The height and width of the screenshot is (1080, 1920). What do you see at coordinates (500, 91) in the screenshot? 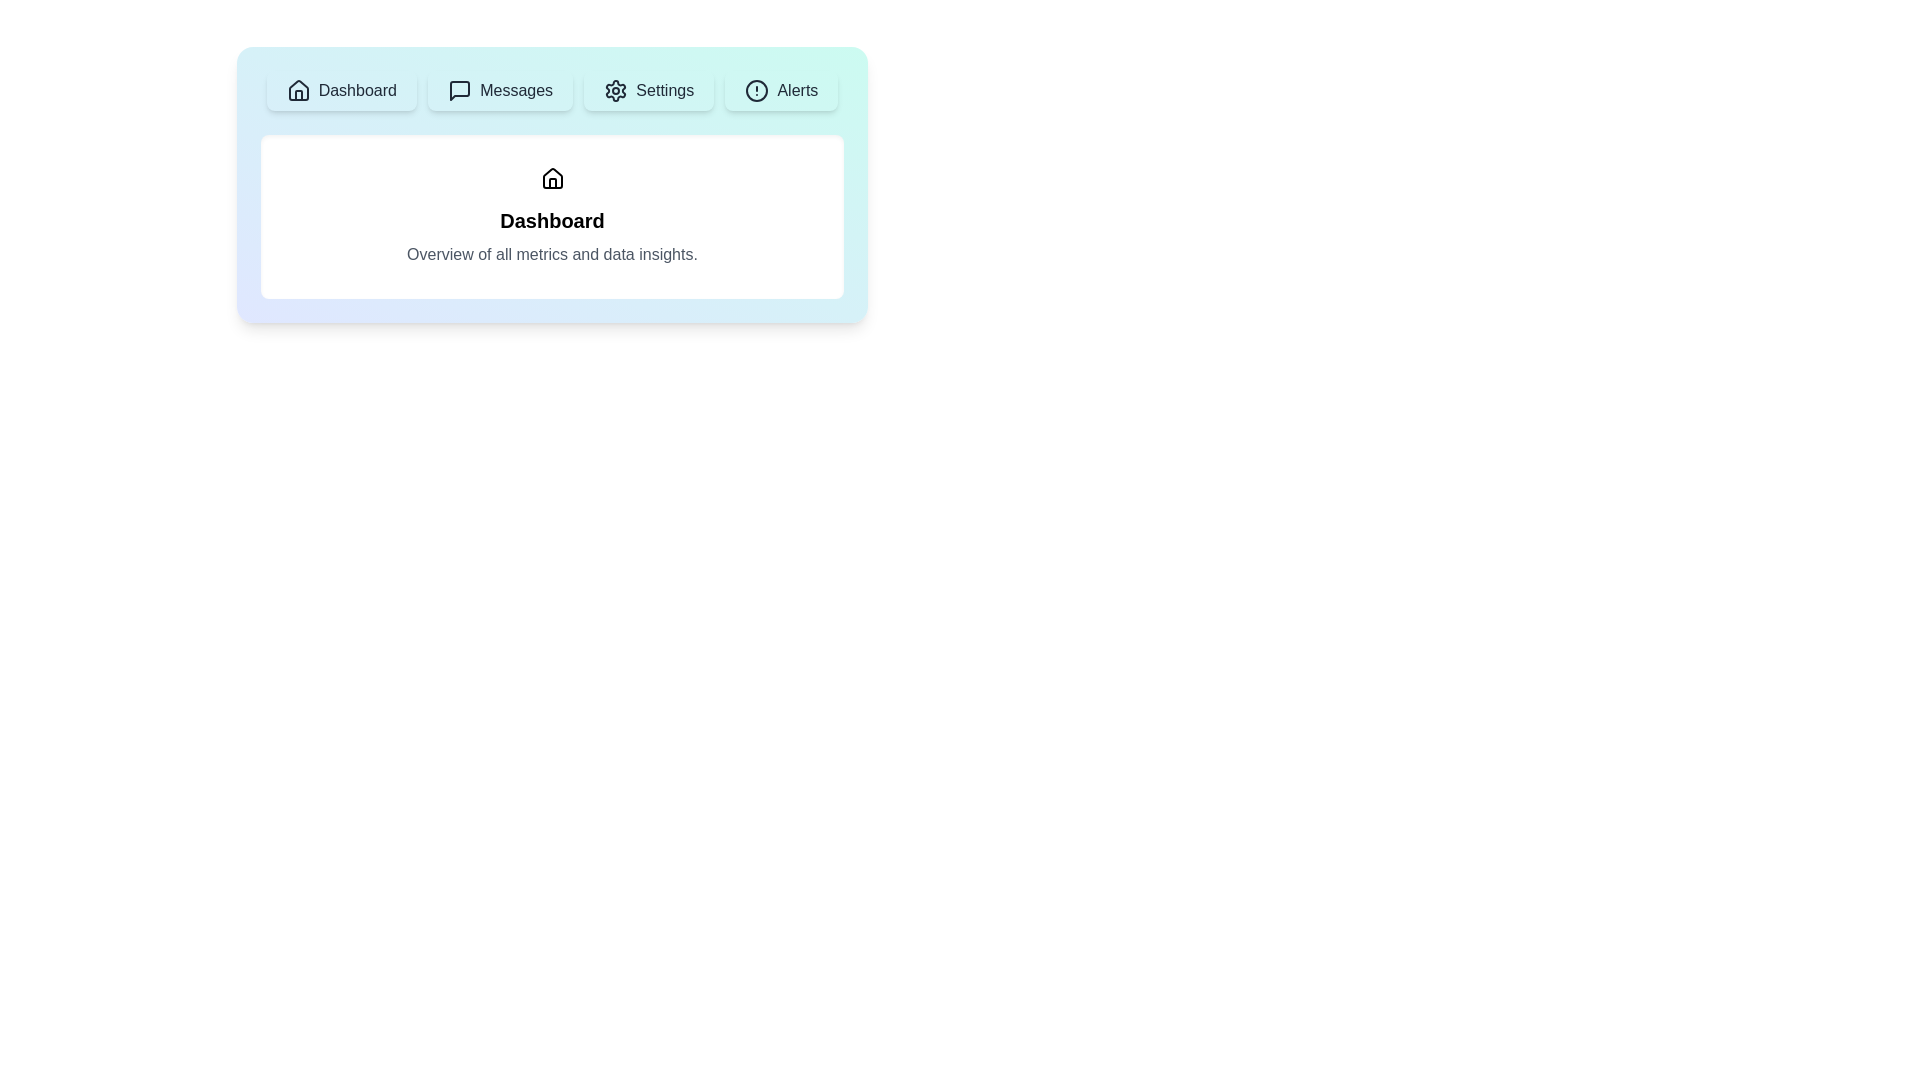
I see `the tab labeled 'Messages' to preview its hover effect` at bounding box center [500, 91].